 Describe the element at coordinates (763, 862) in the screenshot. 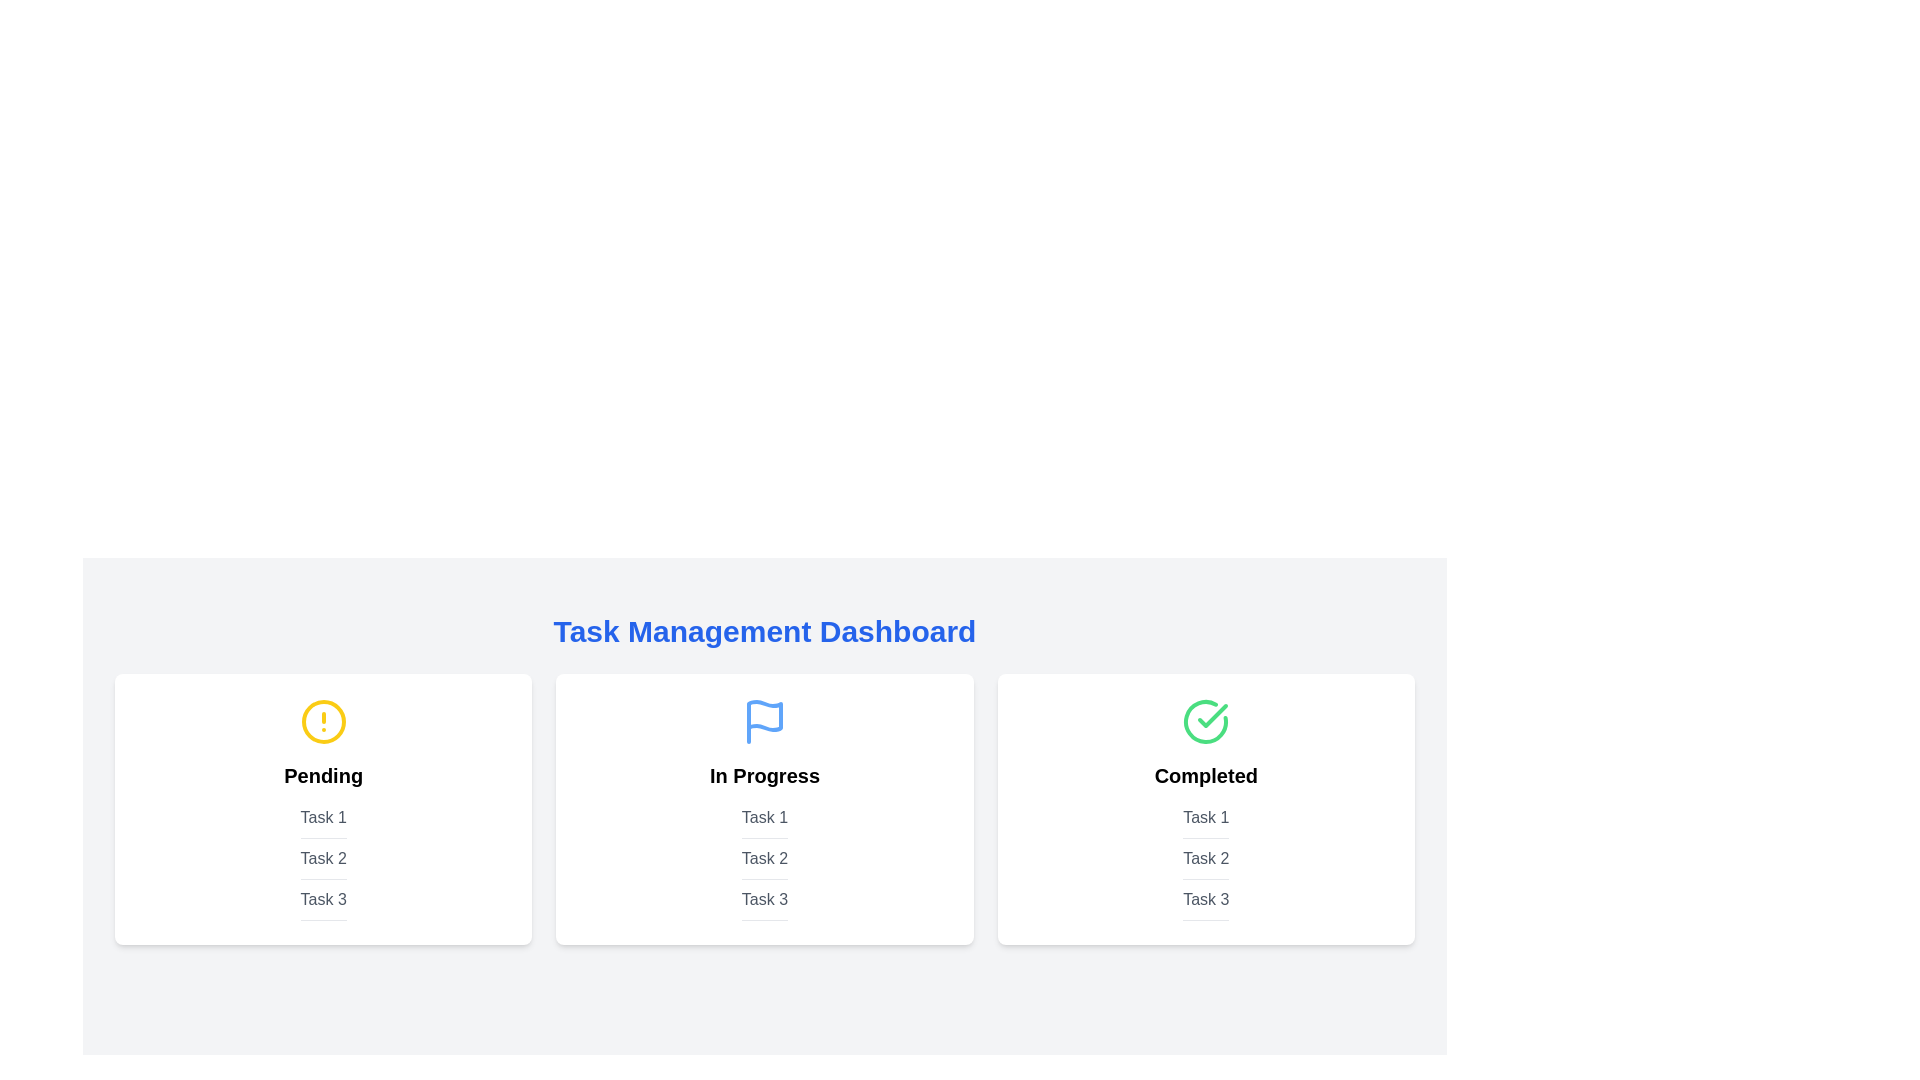

I see `text from the vertically stacked list of items ('Task 1', 'Task 2', 'Task 3') located in the center of the 'In Progress' card` at that location.